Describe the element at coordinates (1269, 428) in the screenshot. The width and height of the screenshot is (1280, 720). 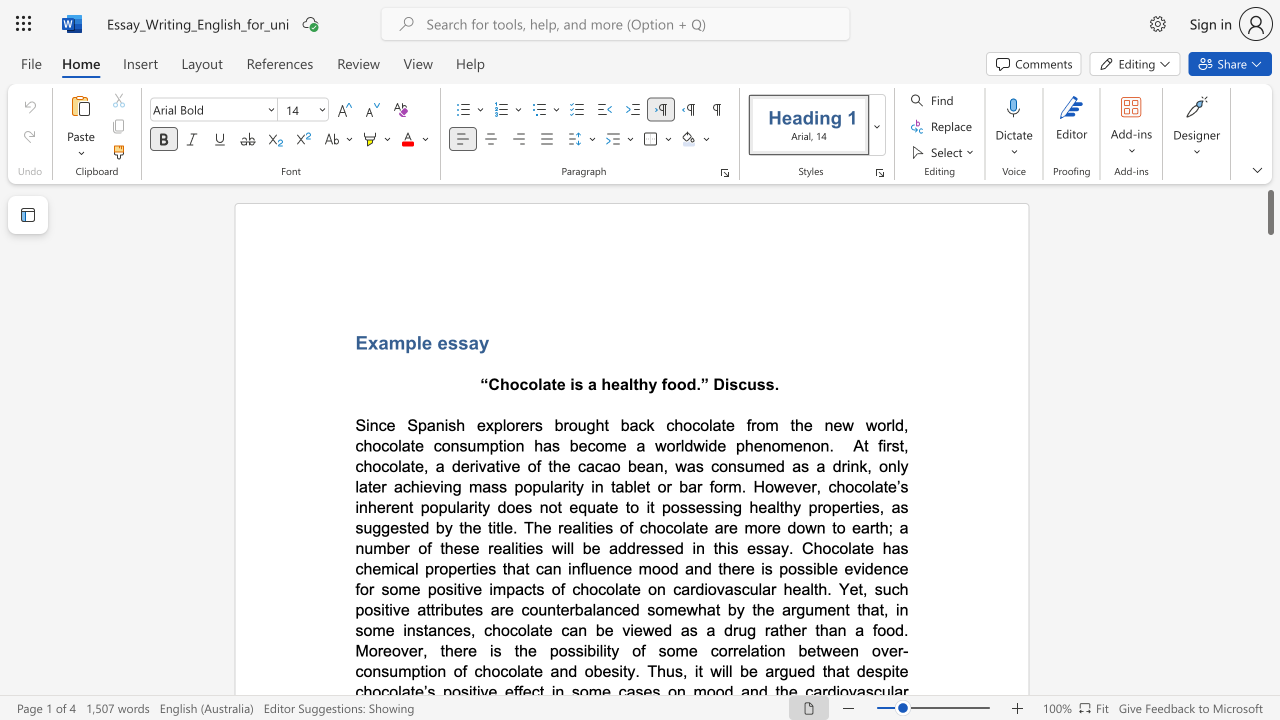
I see `the page's right scrollbar for downward movement` at that location.